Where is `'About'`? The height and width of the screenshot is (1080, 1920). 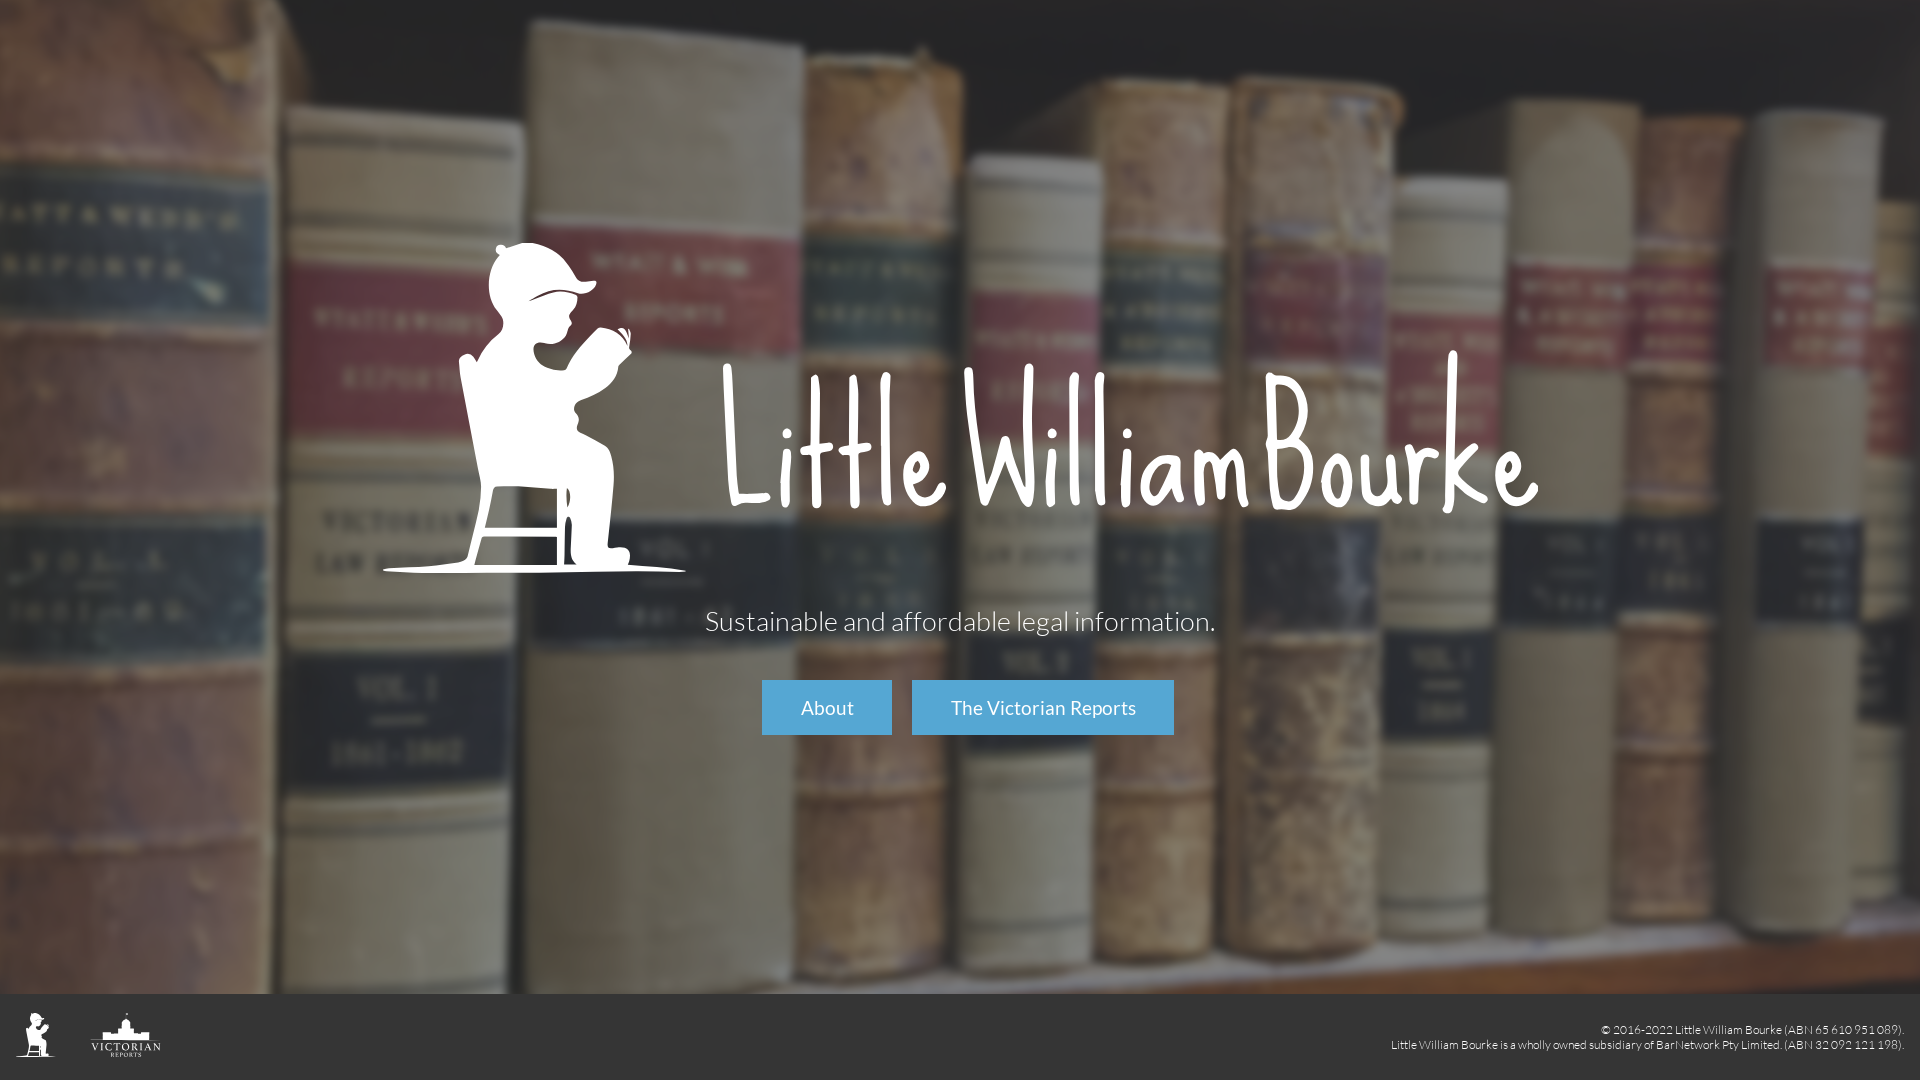 'About' is located at coordinates (826, 707).